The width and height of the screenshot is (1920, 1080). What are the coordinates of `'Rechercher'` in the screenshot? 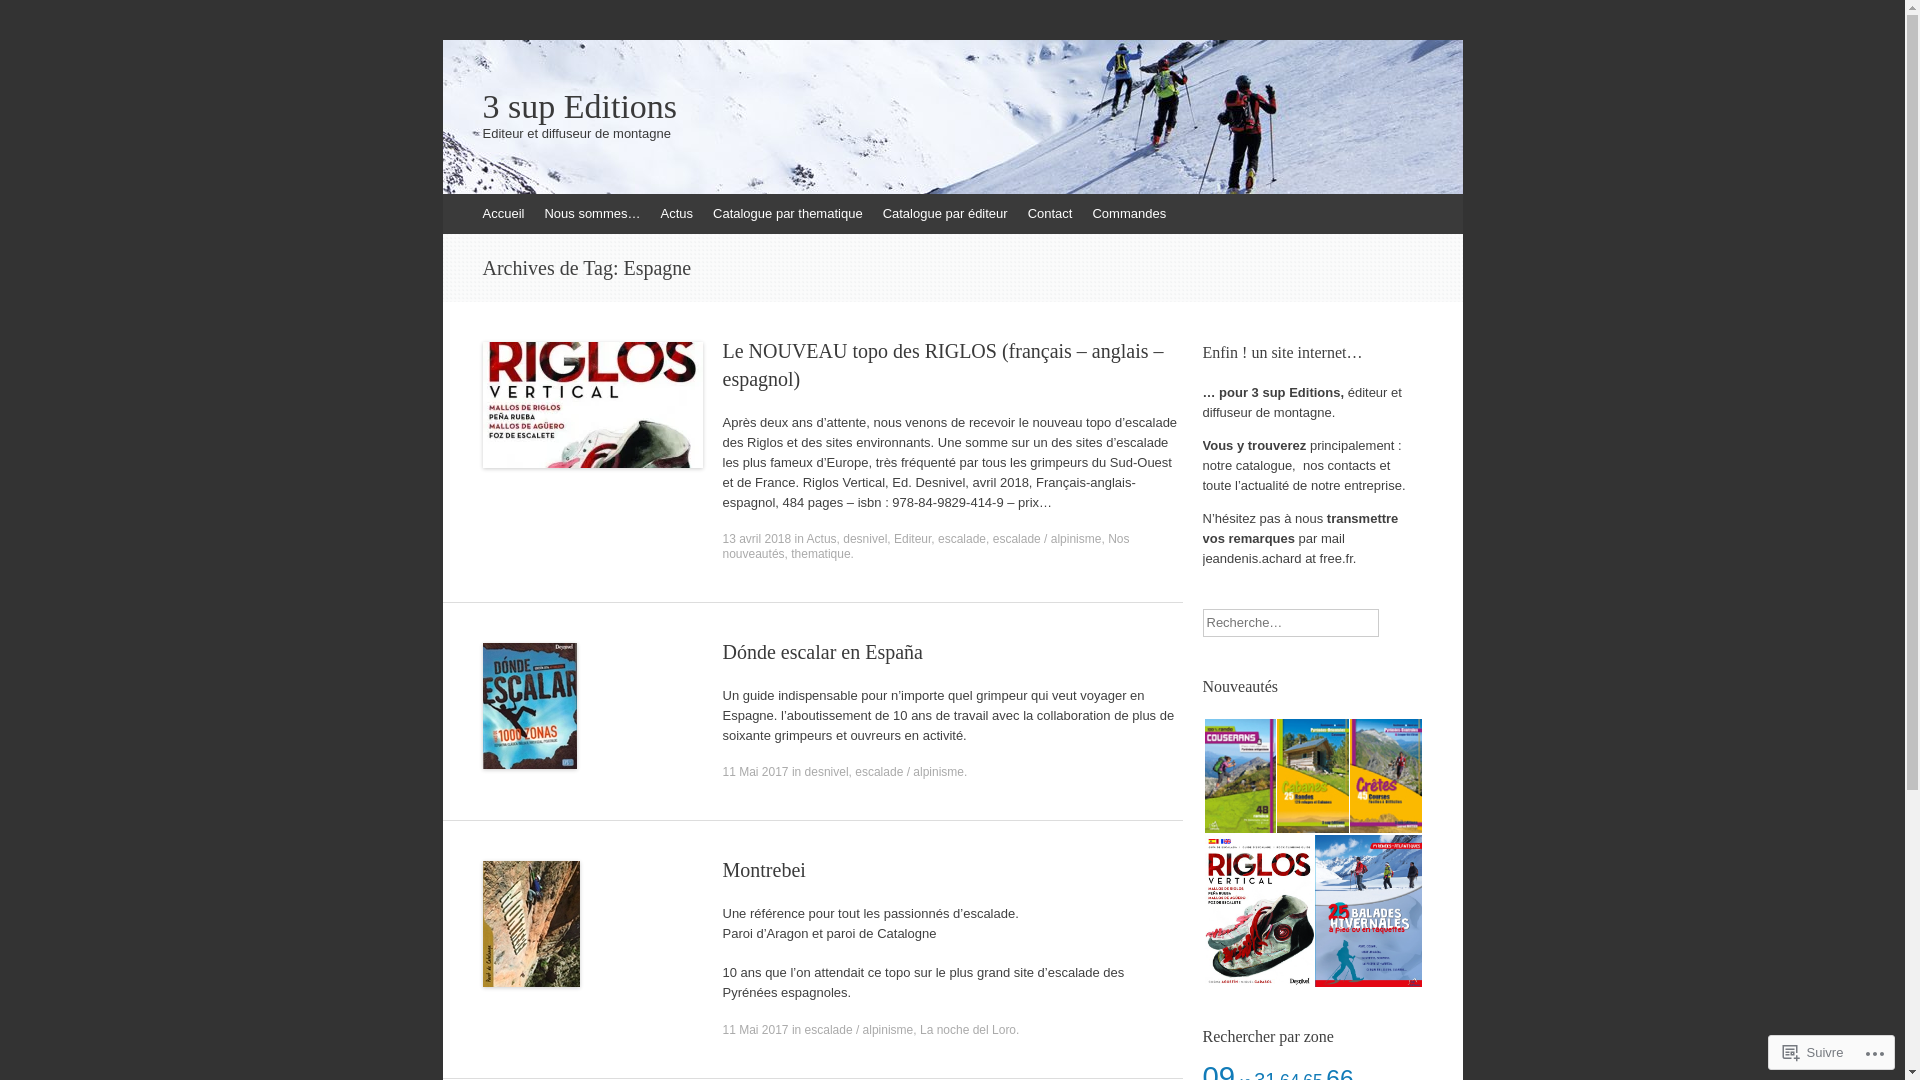 It's located at (43, 19).